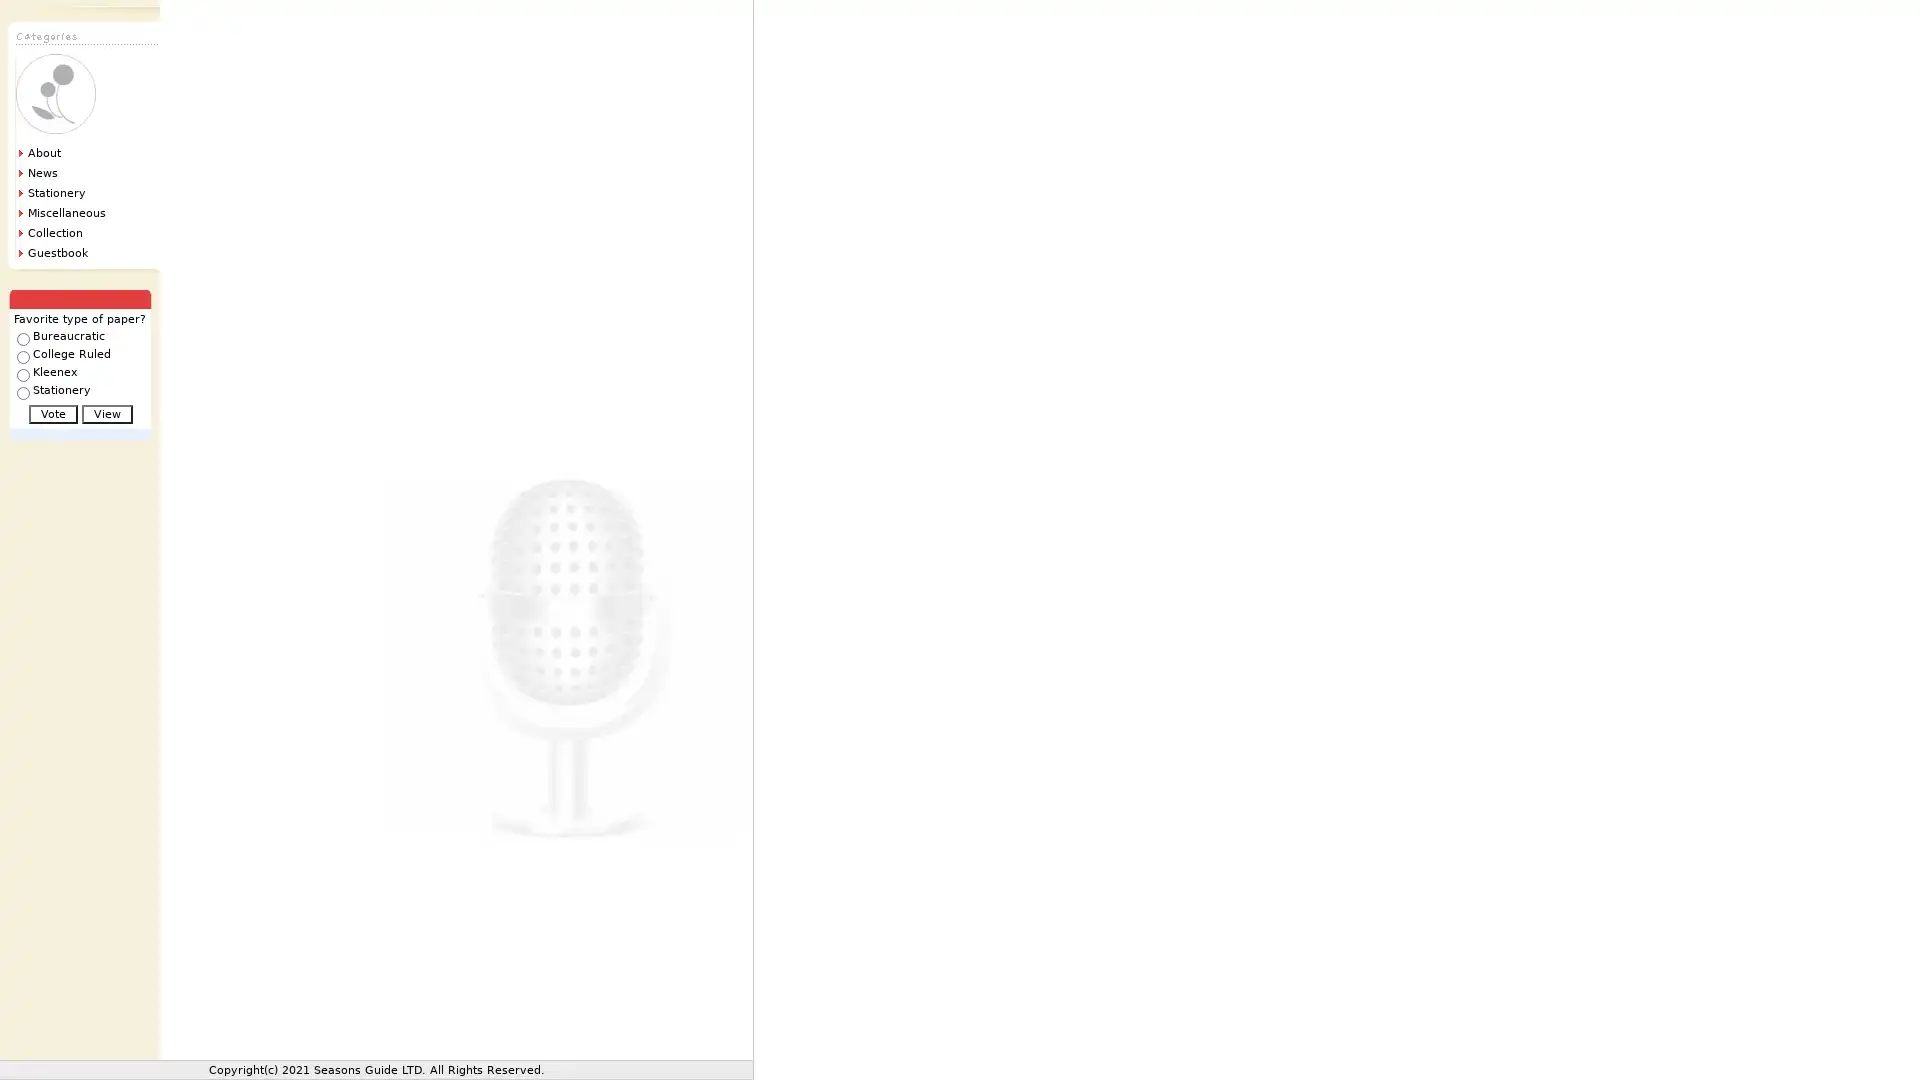  What do you see at coordinates (105, 413) in the screenshot?
I see `View` at bounding box center [105, 413].